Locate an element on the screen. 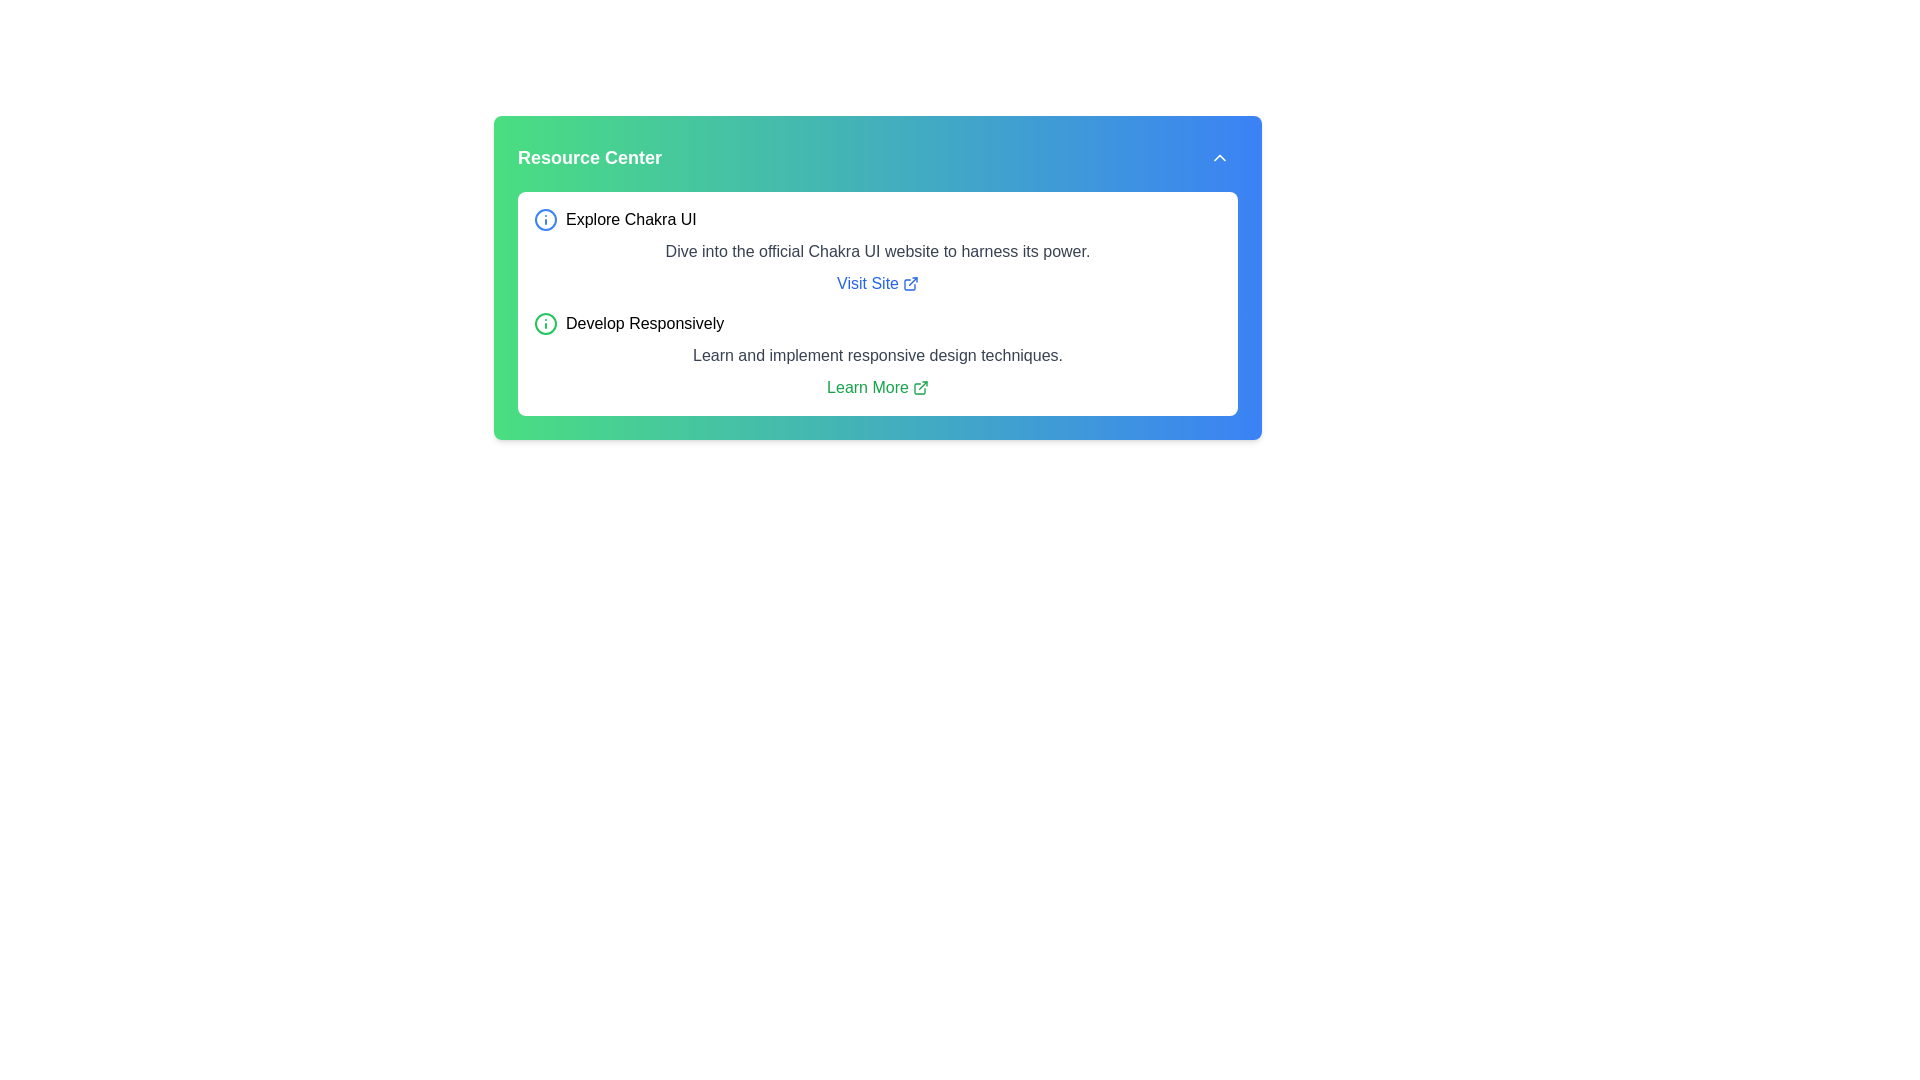 The width and height of the screenshot is (1920, 1080). the 'Visit Site' hyperlink with an external-link icon located in the 'Explore Chakra UI' section is located at coordinates (878, 284).